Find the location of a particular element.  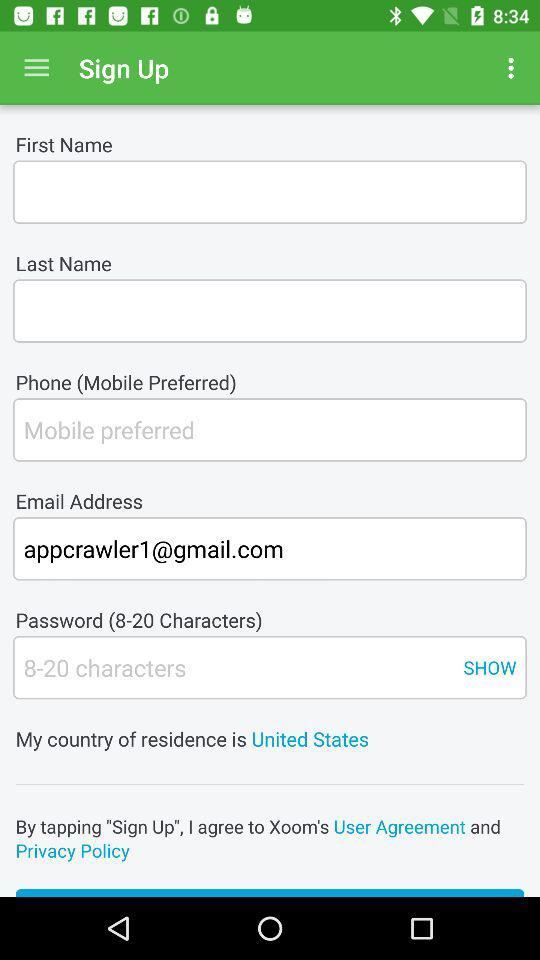

icon above my country of is located at coordinates (488, 667).